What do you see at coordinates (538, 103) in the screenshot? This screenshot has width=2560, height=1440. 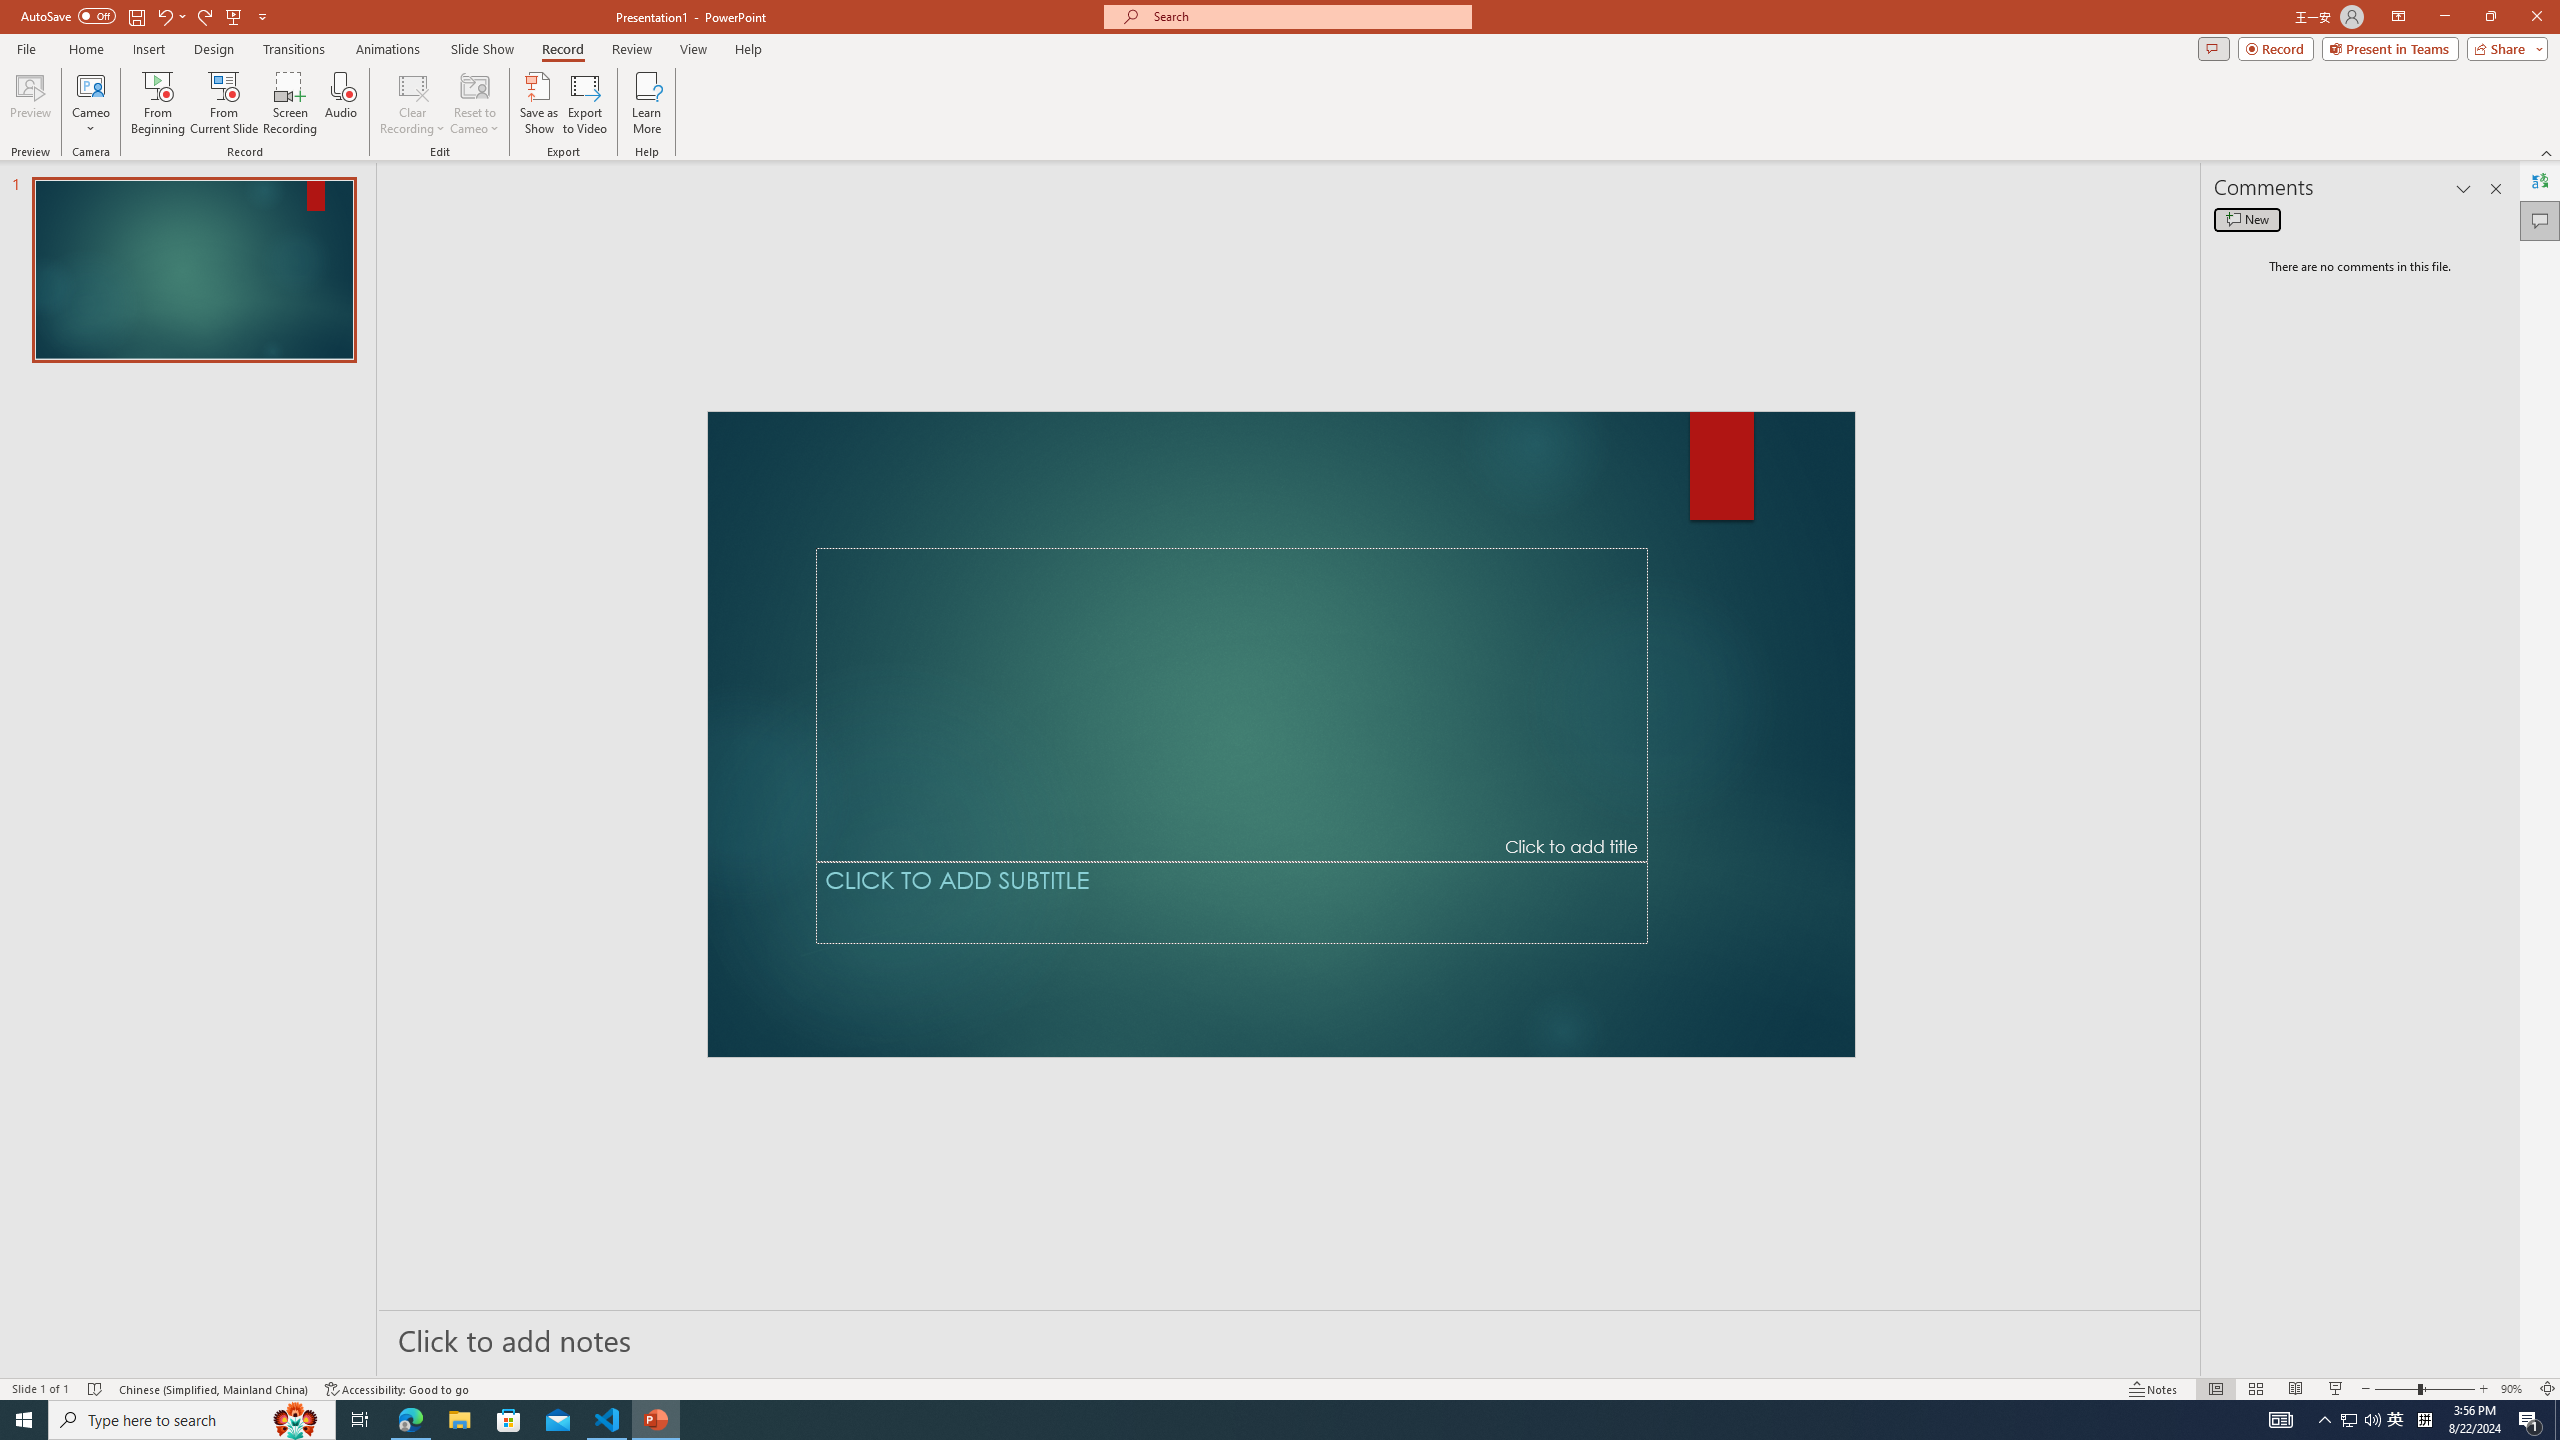 I see `'Save as Show'` at bounding box center [538, 103].